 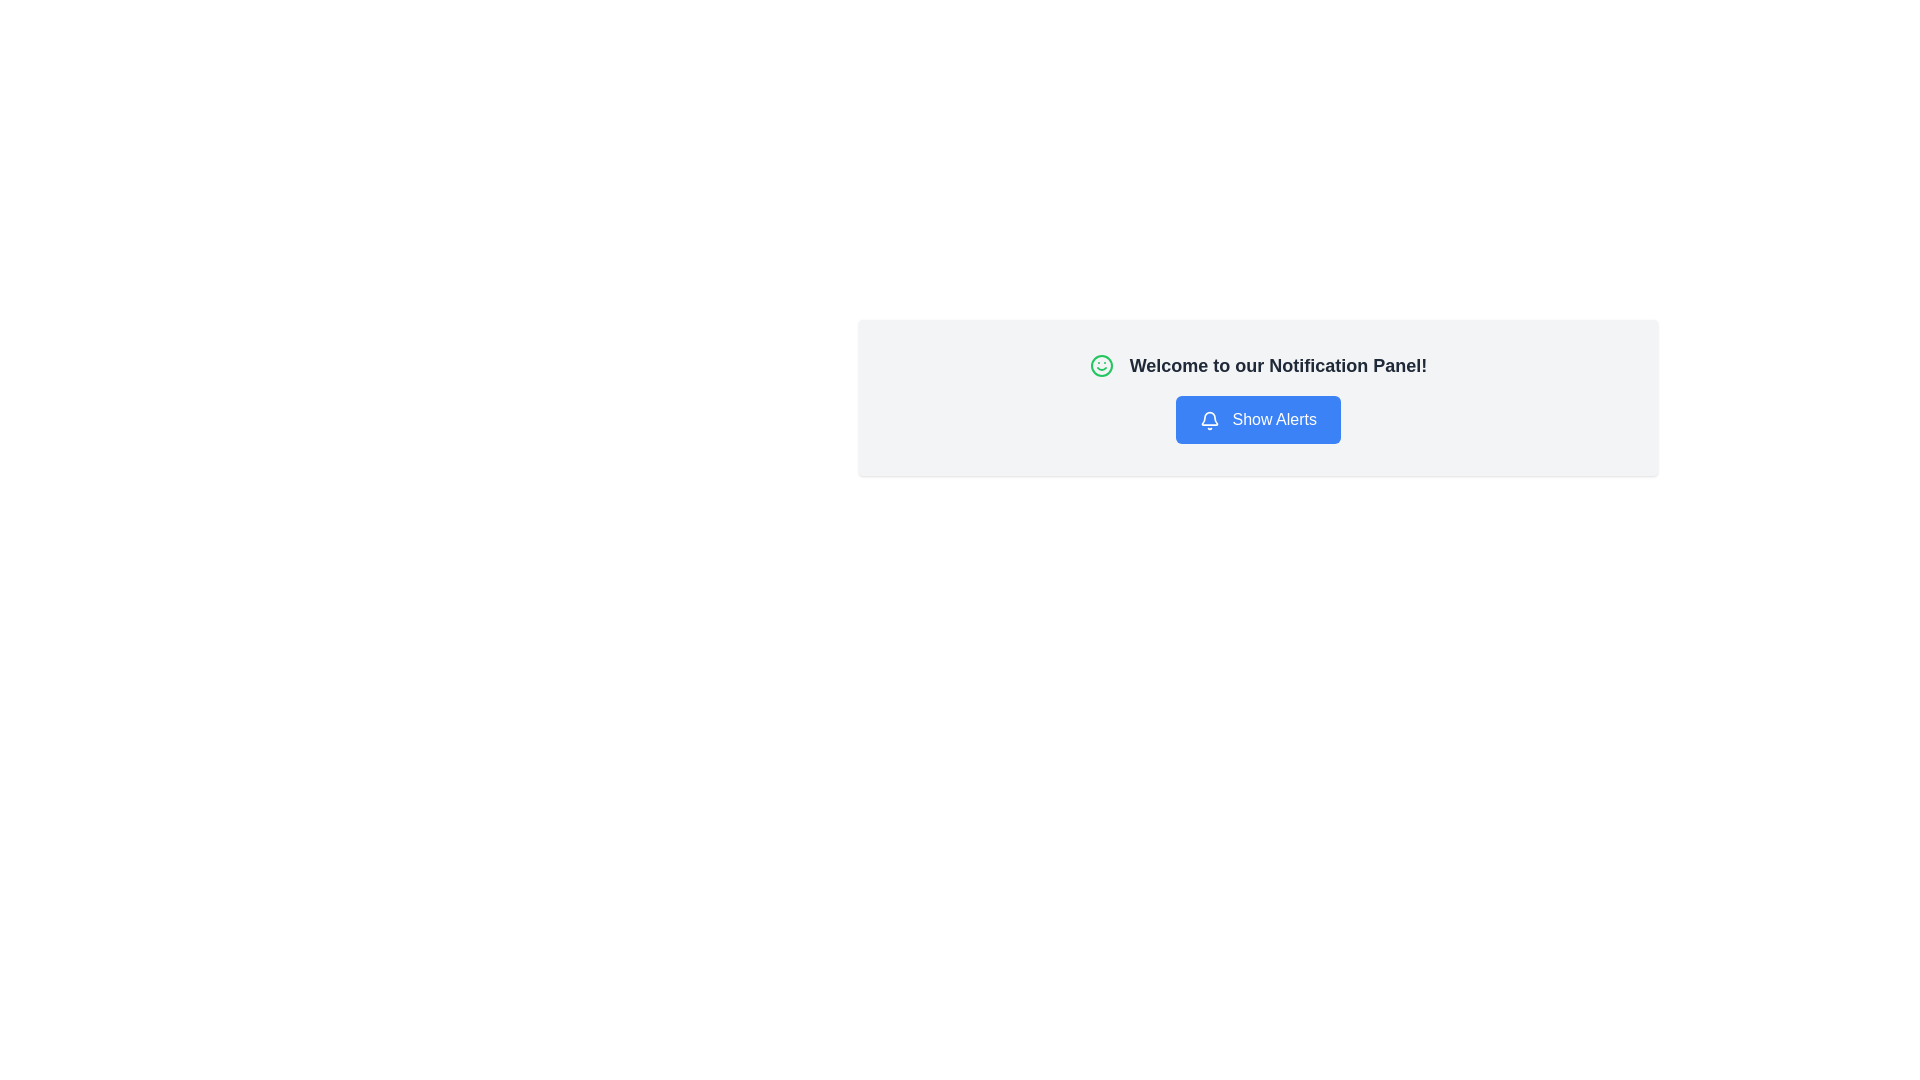 What do you see at coordinates (1257, 366) in the screenshot?
I see `welcoming message displayed in the text element above the blue button labeled 'Show Alerts'` at bounding box center [1257, 366].